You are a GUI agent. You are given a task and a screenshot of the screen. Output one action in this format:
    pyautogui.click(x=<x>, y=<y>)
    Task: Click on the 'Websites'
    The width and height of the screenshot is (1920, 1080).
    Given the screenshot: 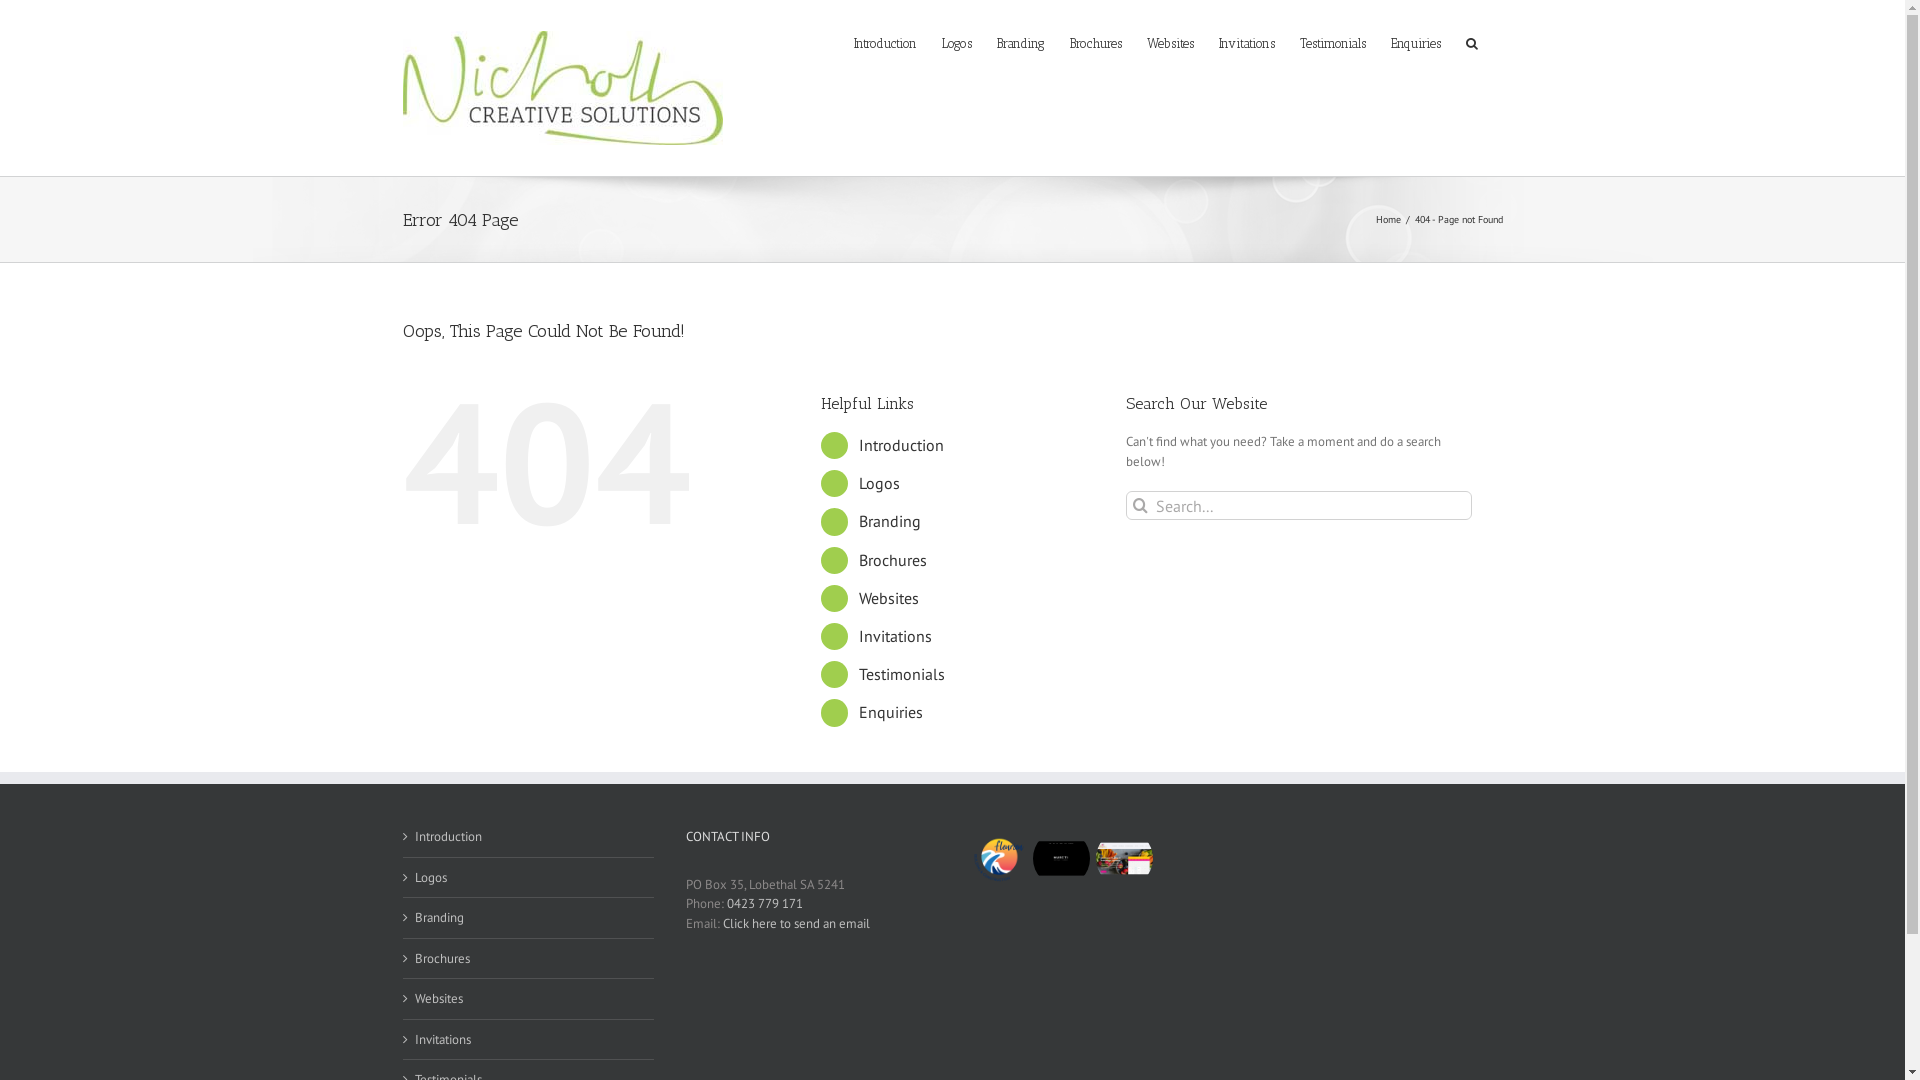 What is the action you would take?
    pyautogui.click(x=859, y=596)
    